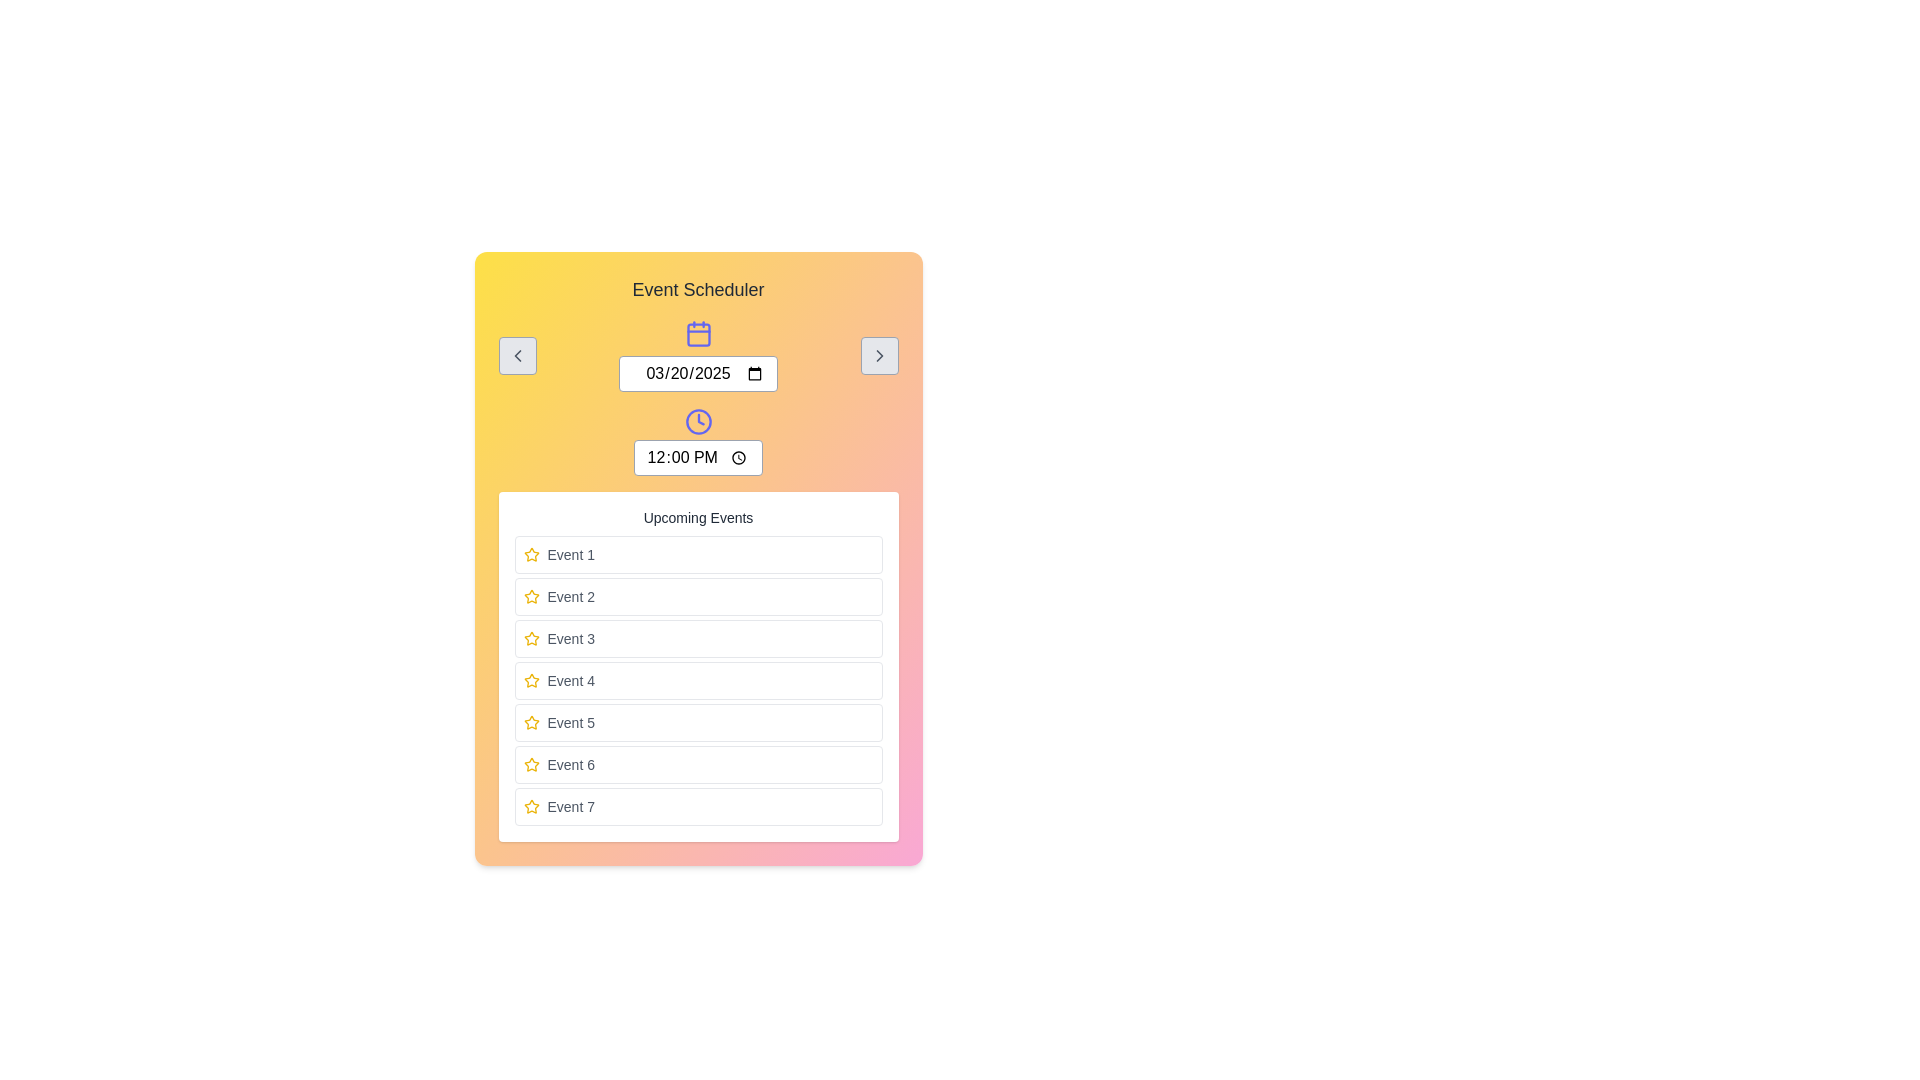 Image resolution: width=1920 pixels, height=1080 pixels. Describe the element at coordinates (531, 638) in the screenshot. I see `the small star-shaped icon outlined in yellow, which is located to the left of 'Event 3' in the 'Upcoming Events' list` at that location.